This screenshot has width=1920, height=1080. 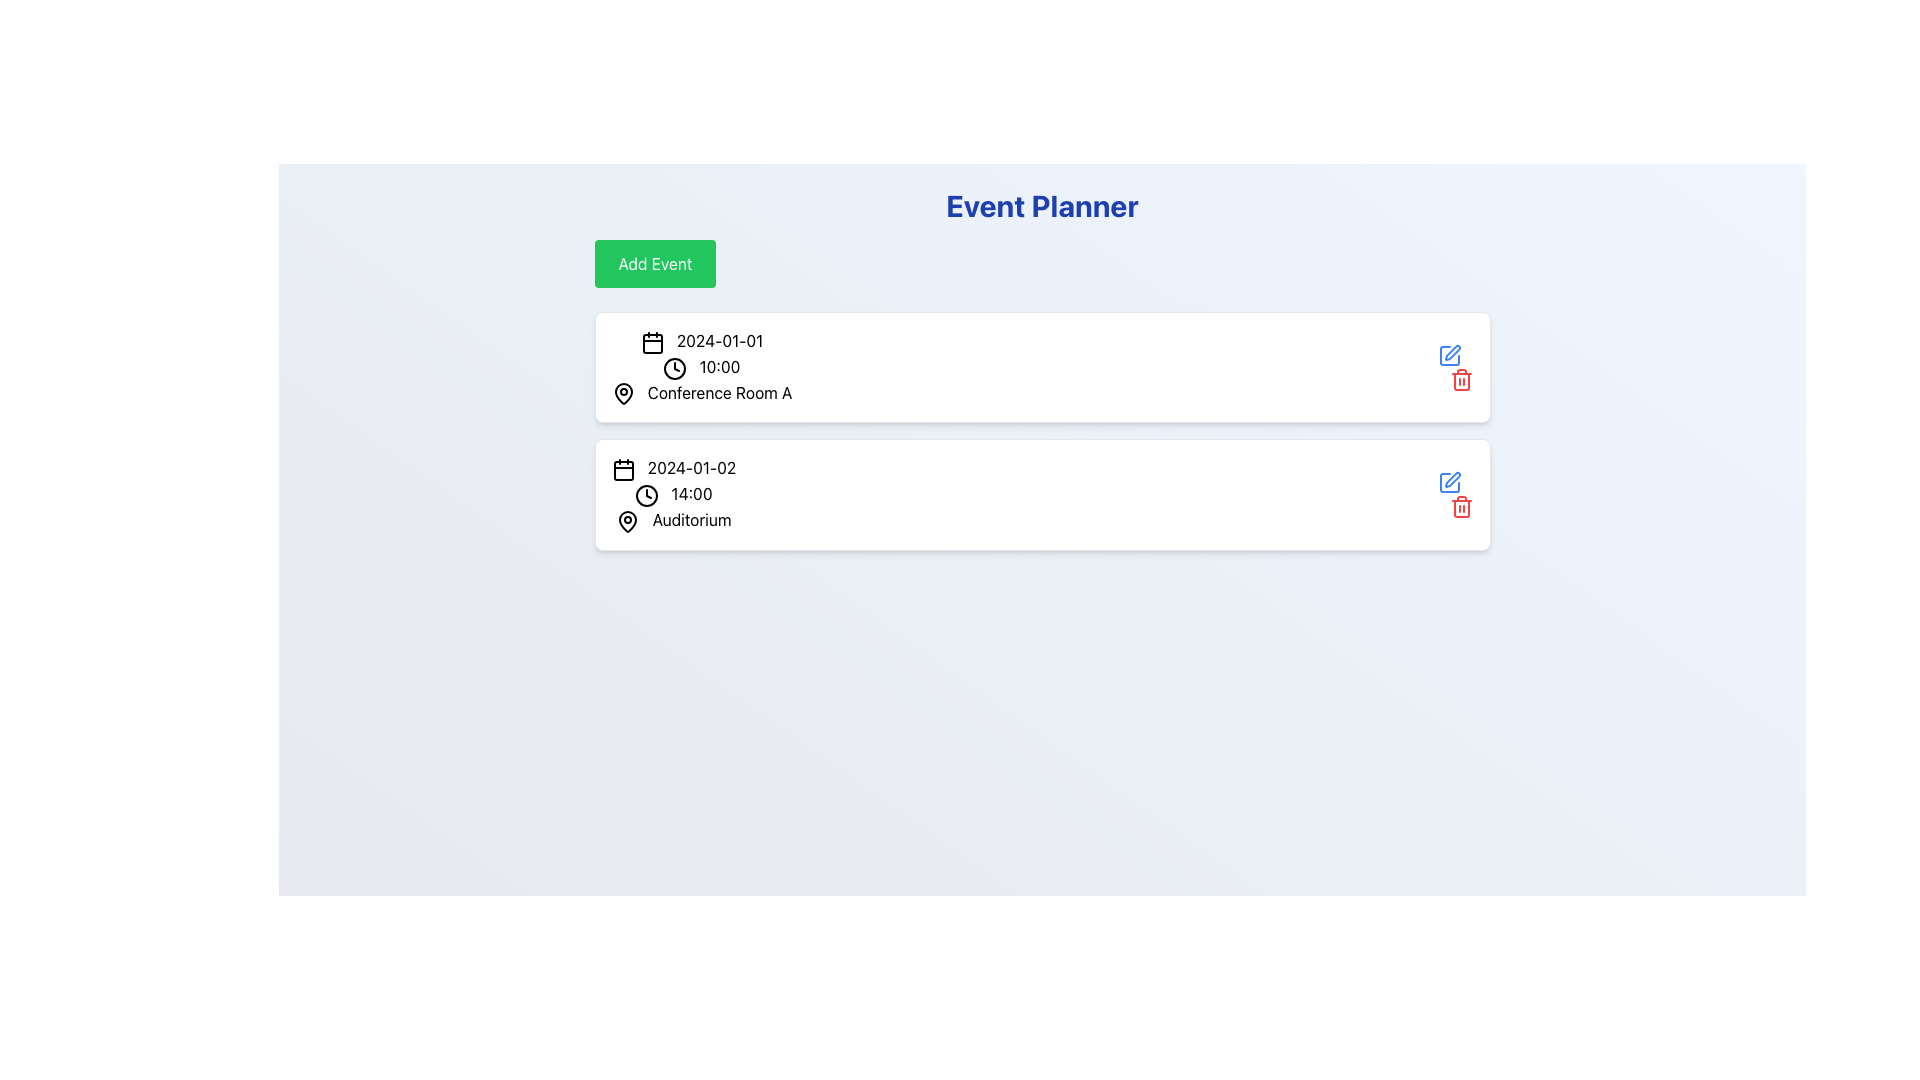 I want to click on scheduled time displayed in the text label with icon located to the right of the clock icon for the second event entry, so click(x=673, y=495).